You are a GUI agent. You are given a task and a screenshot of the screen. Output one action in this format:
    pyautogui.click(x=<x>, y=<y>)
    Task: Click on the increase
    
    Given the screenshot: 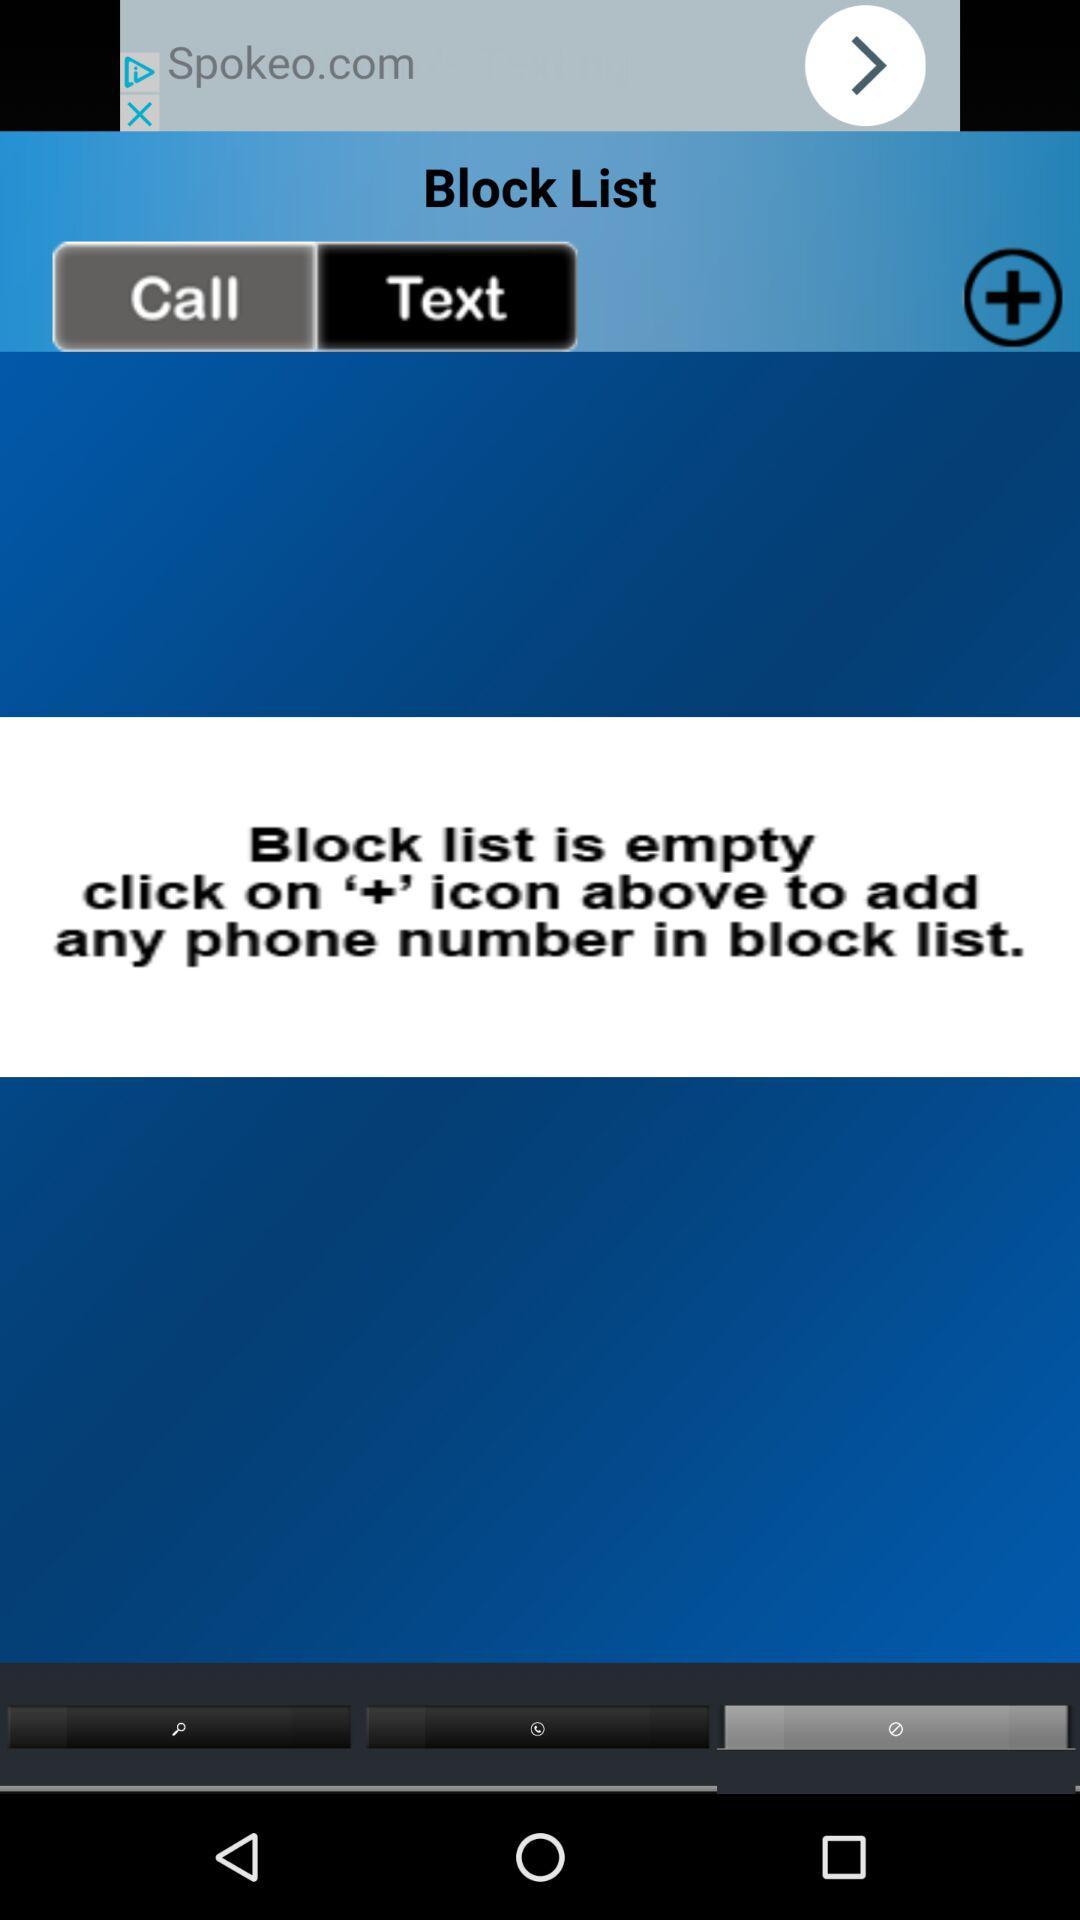 What is the action you would take?
    pyautogui.click(x=1009, y=295)
    